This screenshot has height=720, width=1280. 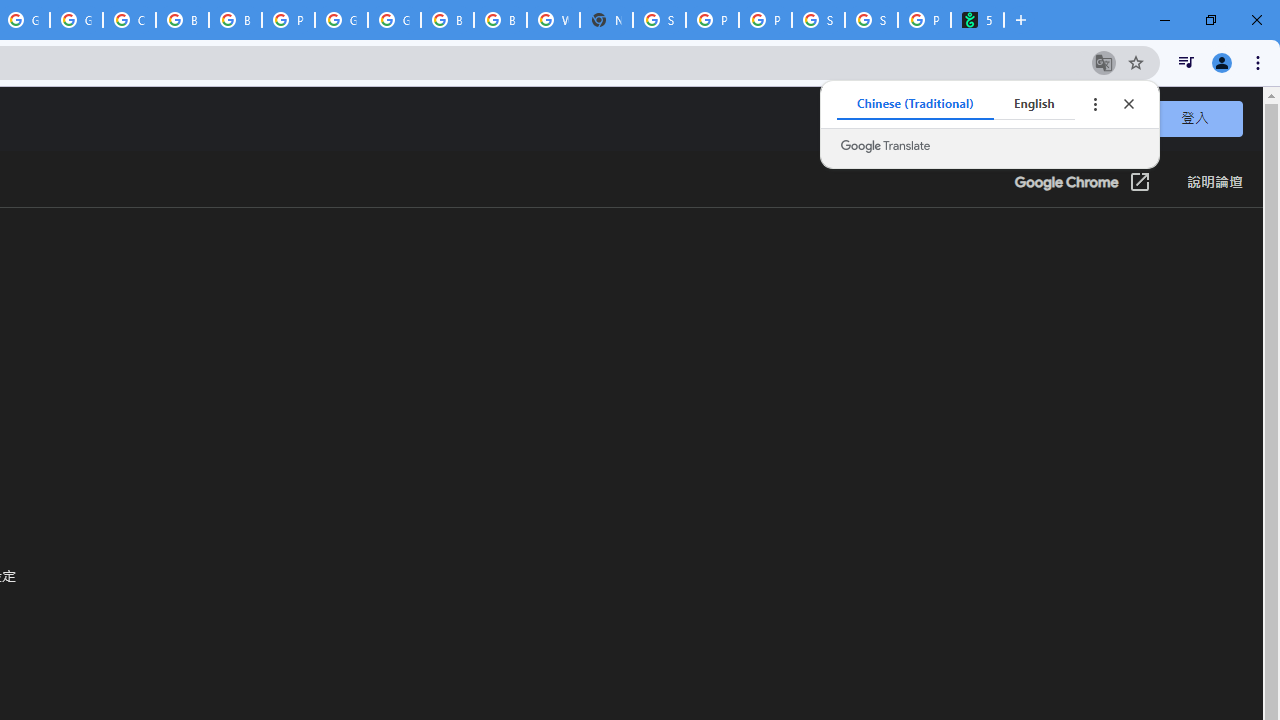 I want to click on 'New Tab', so click(x=605, y=20).